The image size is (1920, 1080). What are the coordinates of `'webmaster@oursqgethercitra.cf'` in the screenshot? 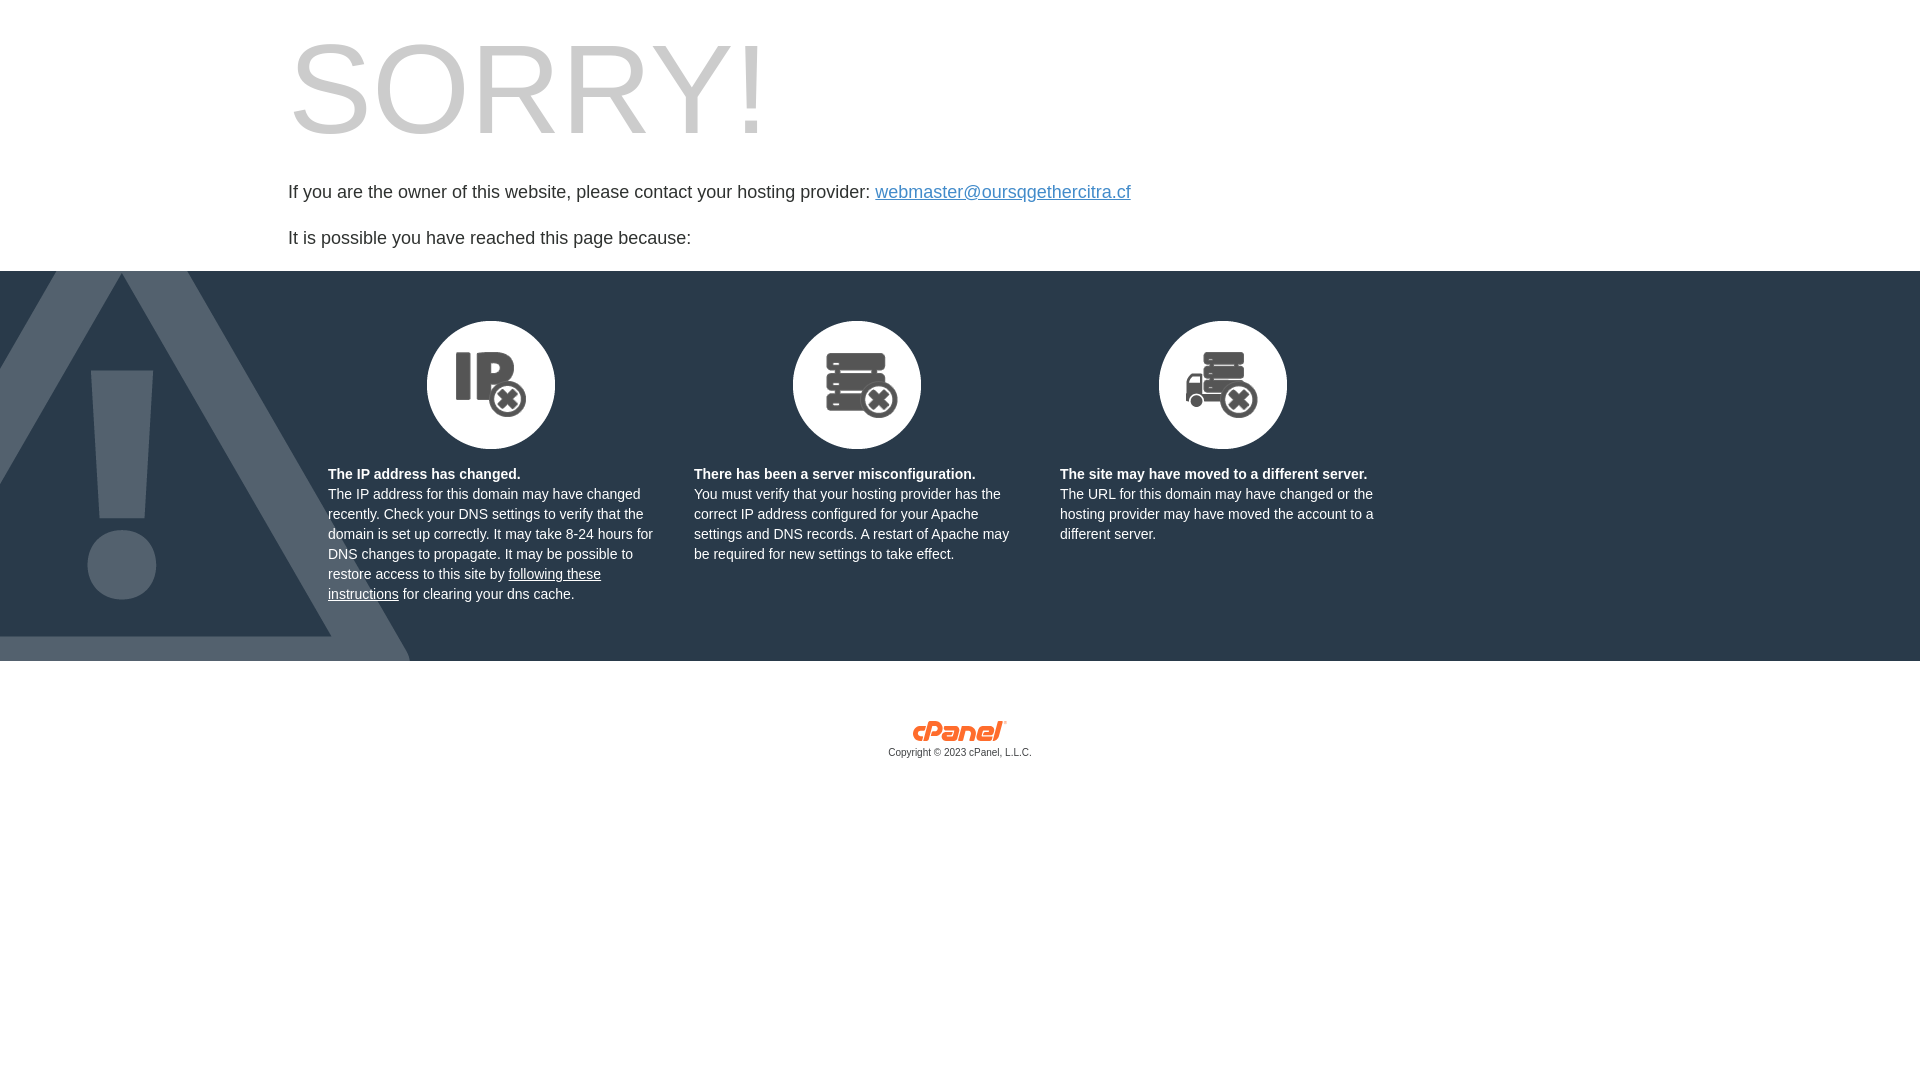 It's located at (1002, 192).